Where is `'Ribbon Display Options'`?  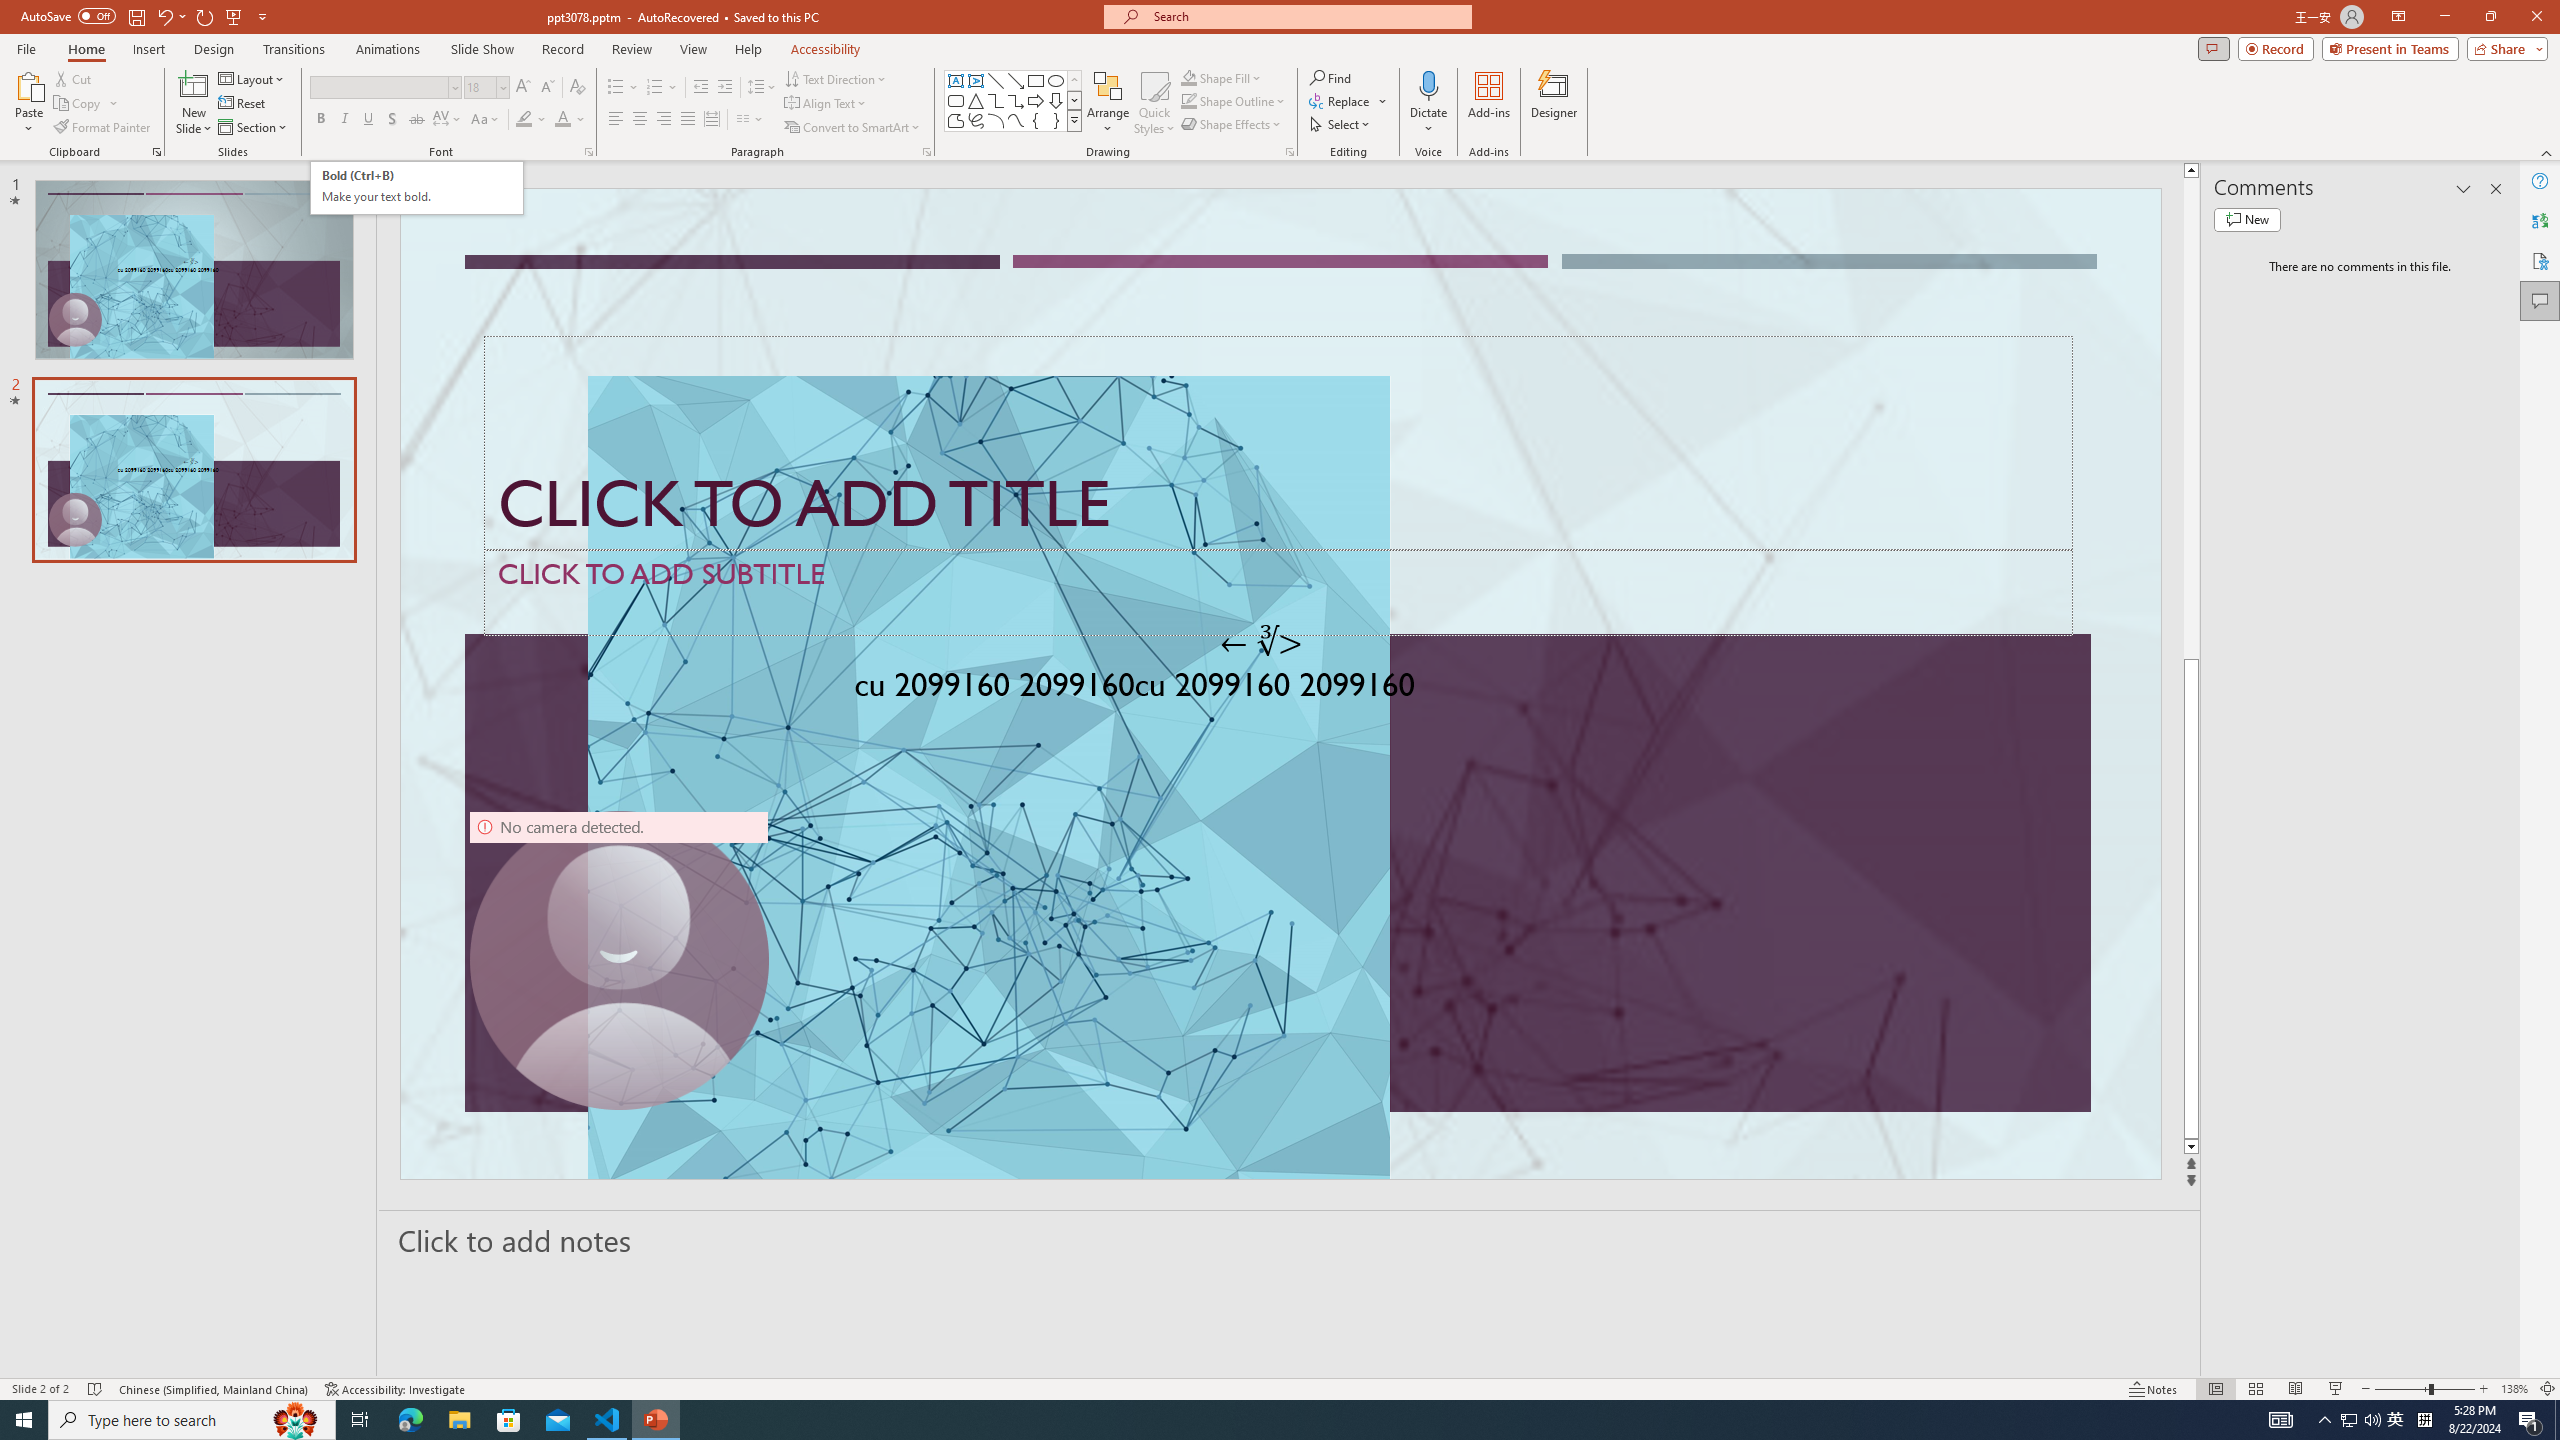
'Ribbon Display Options' is located at coordinates (2397, 16).